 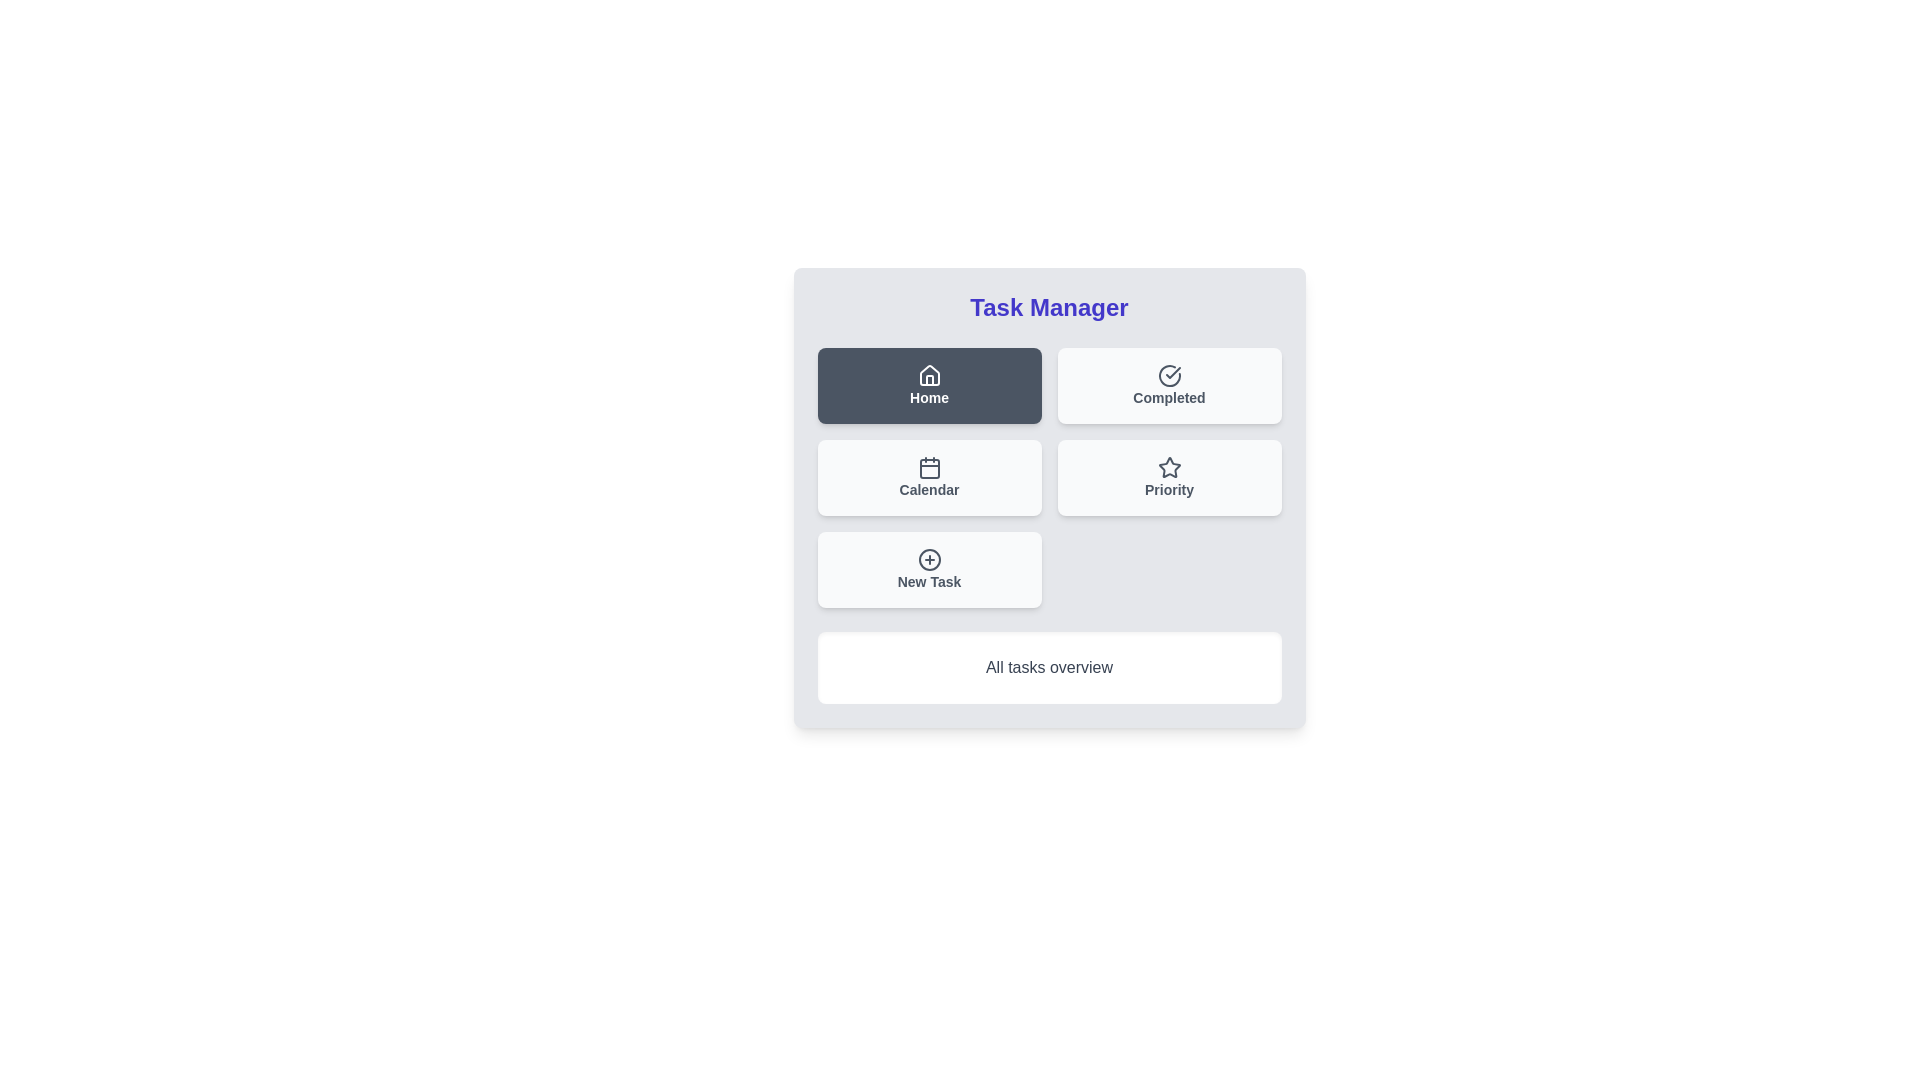 What do you see at coordinates (1169, 478) in the screenshot?
I see `the 'Priority' button, which is a rectangular button with rounded corners, a light gray background, and a star icon above the text. The button is located in the lower right quadrant of a 2x3 grid layout, specifically in the second column of the second row` at bounding box center [1169, 478].